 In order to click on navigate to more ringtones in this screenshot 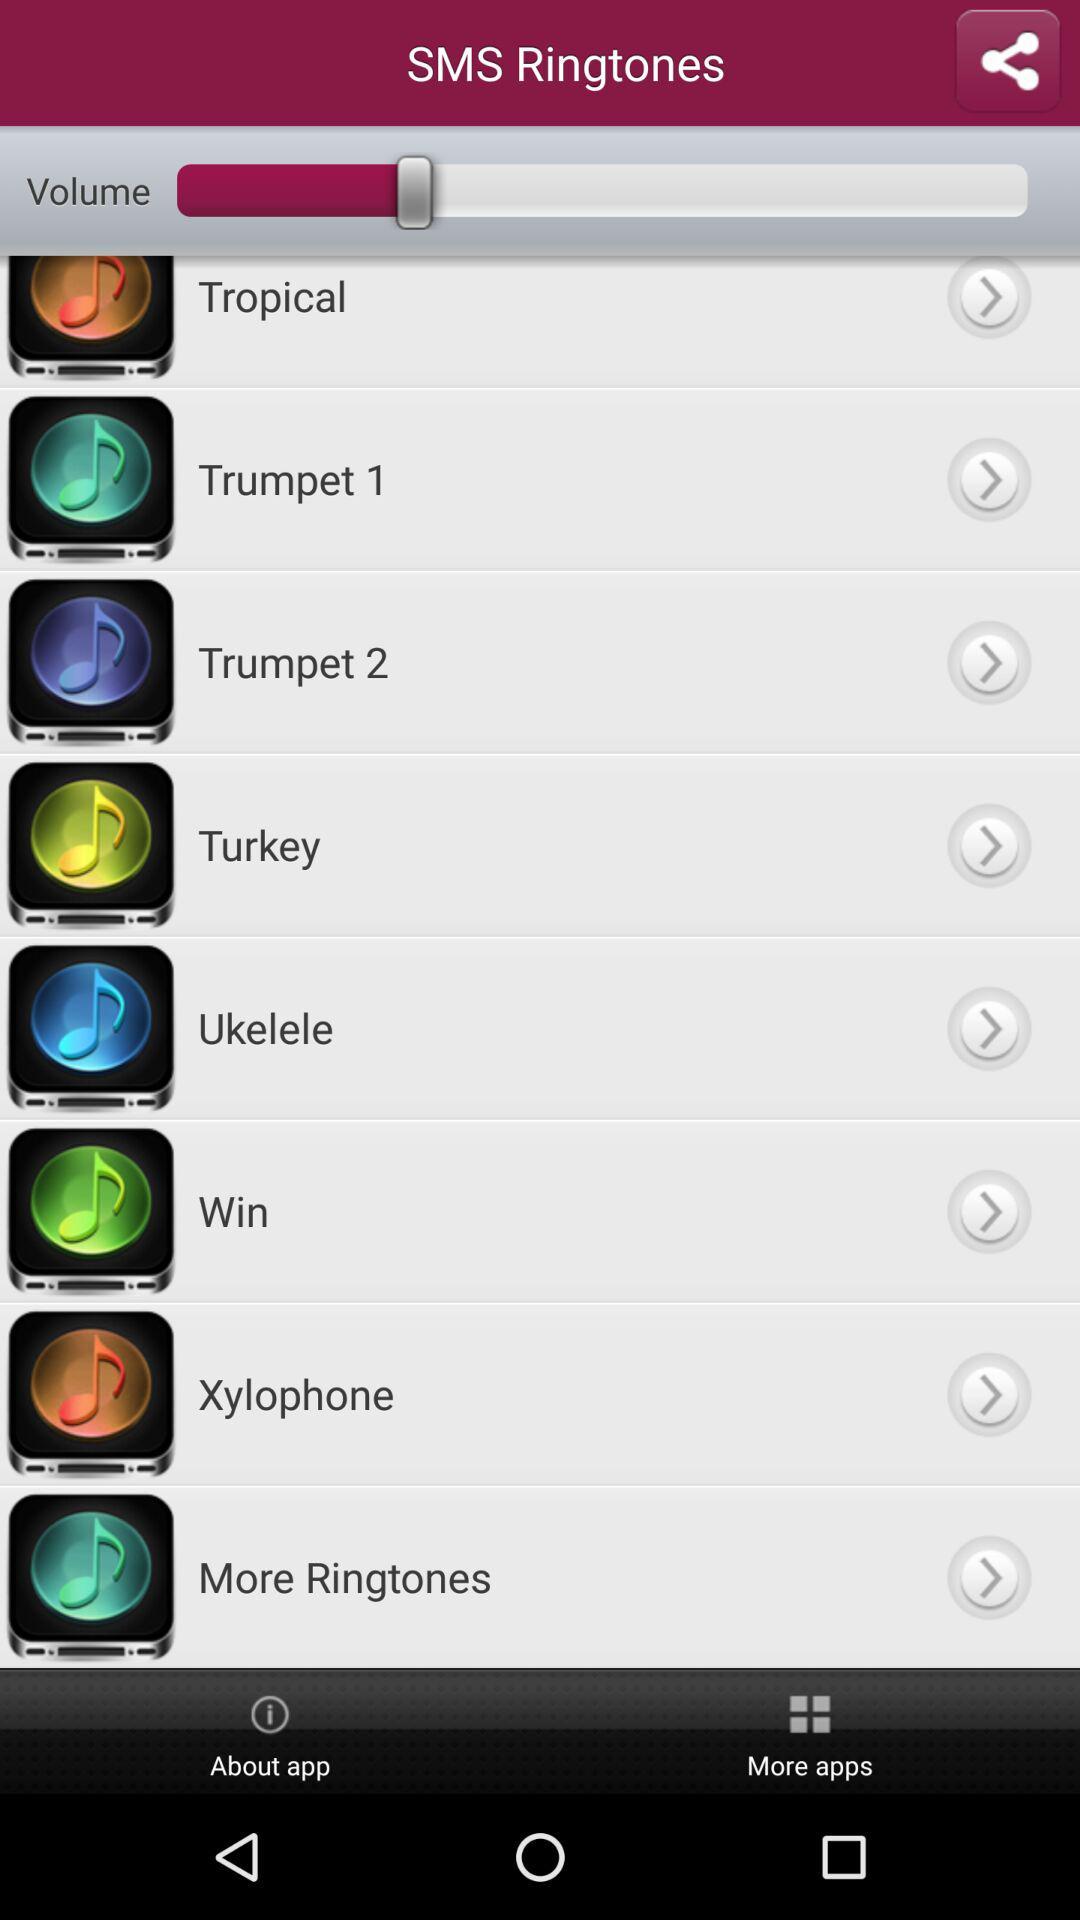, I will do `click(987, 1575)`.